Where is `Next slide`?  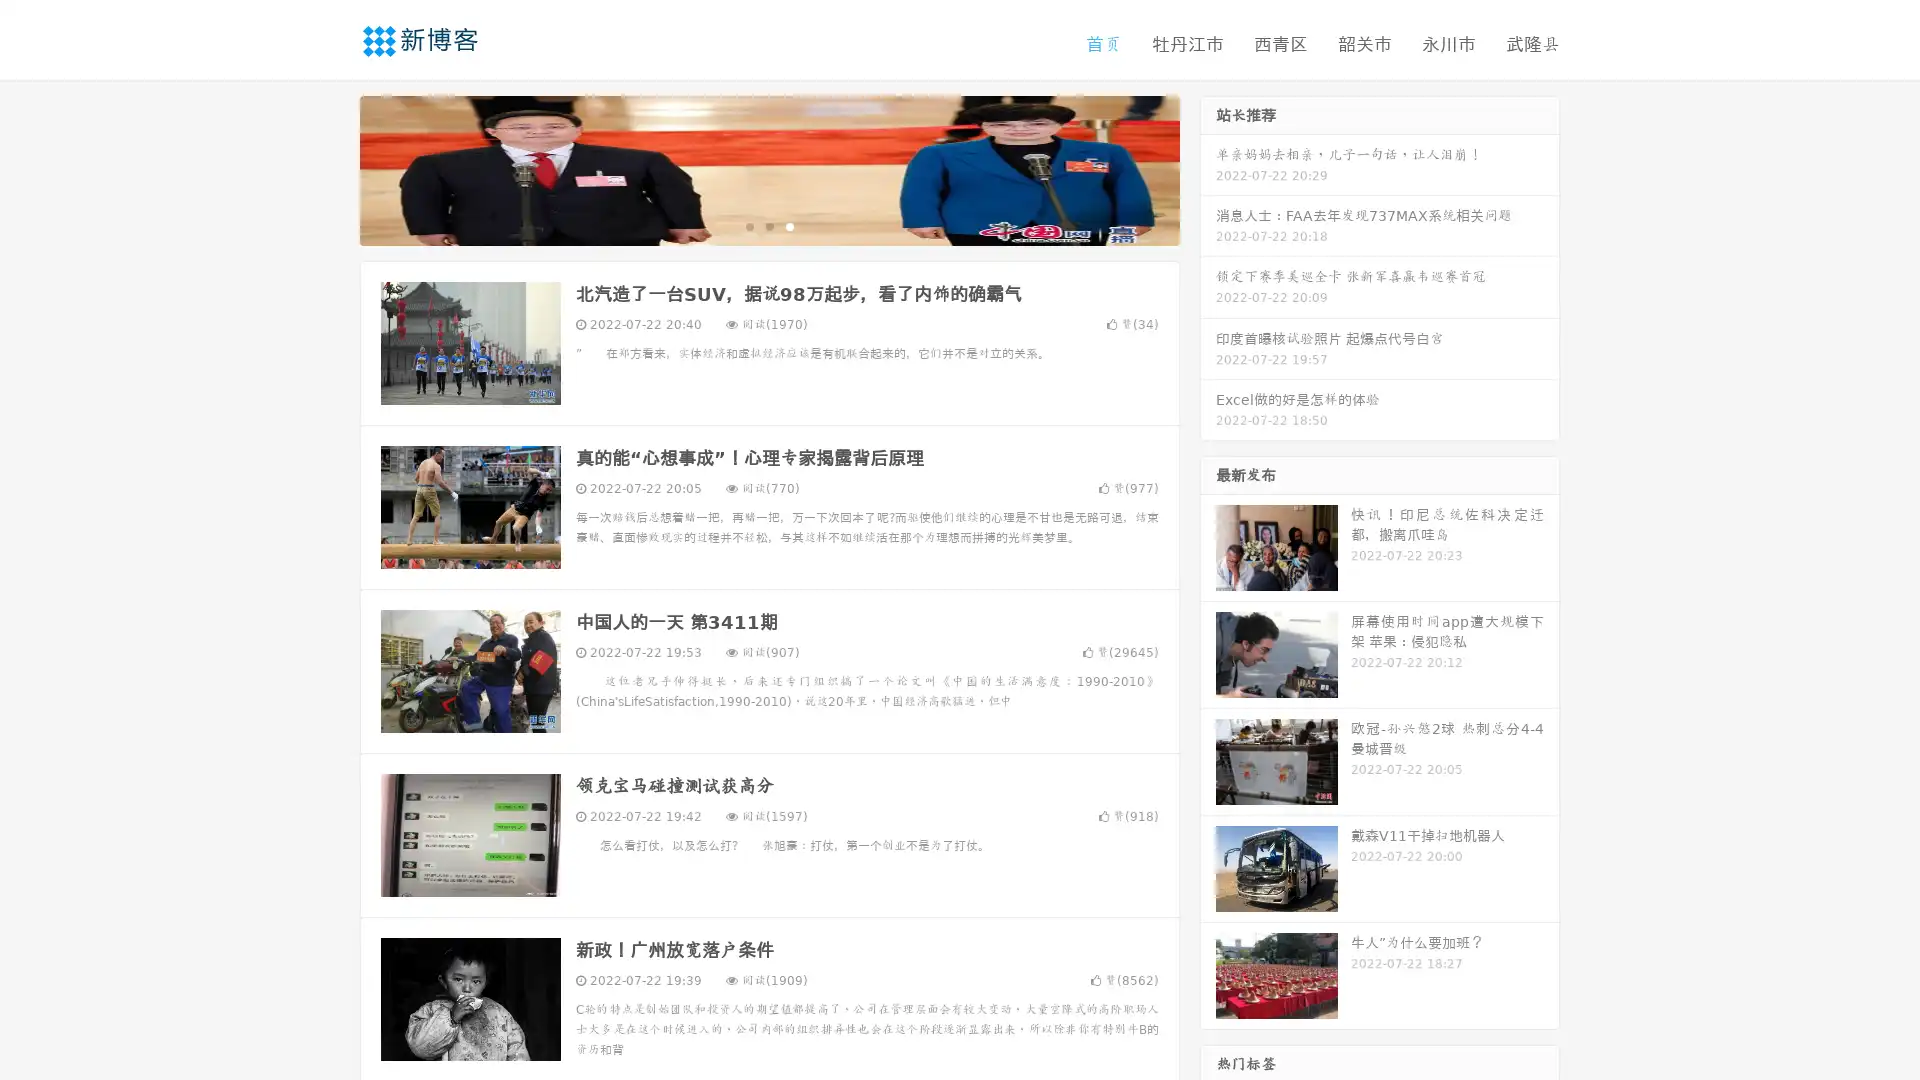 Next slide is located at coordinates (1208, 168).